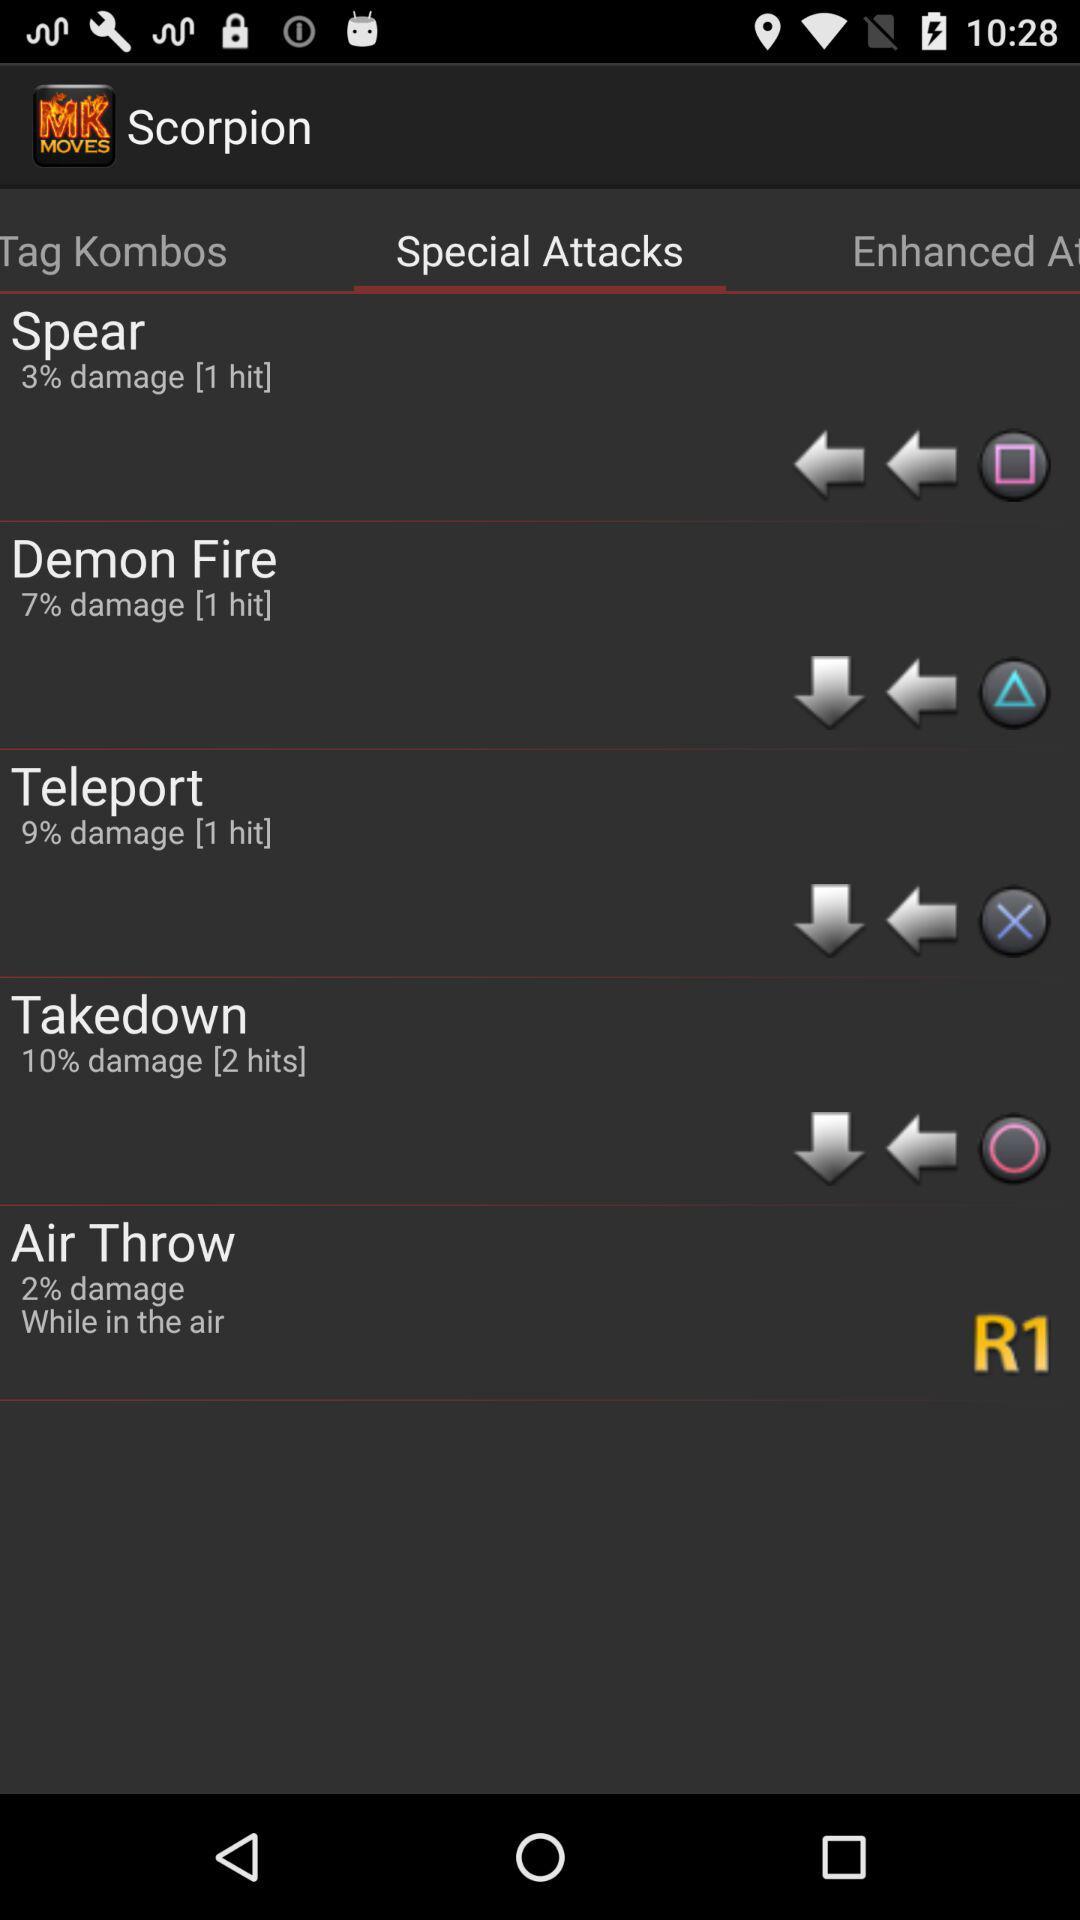 The width and height of the screenshot is (1080, 1920). What do you see at coordinates (114, 248) in the screenshot?
I see `tag kombos` at bounding box center [114, 248].